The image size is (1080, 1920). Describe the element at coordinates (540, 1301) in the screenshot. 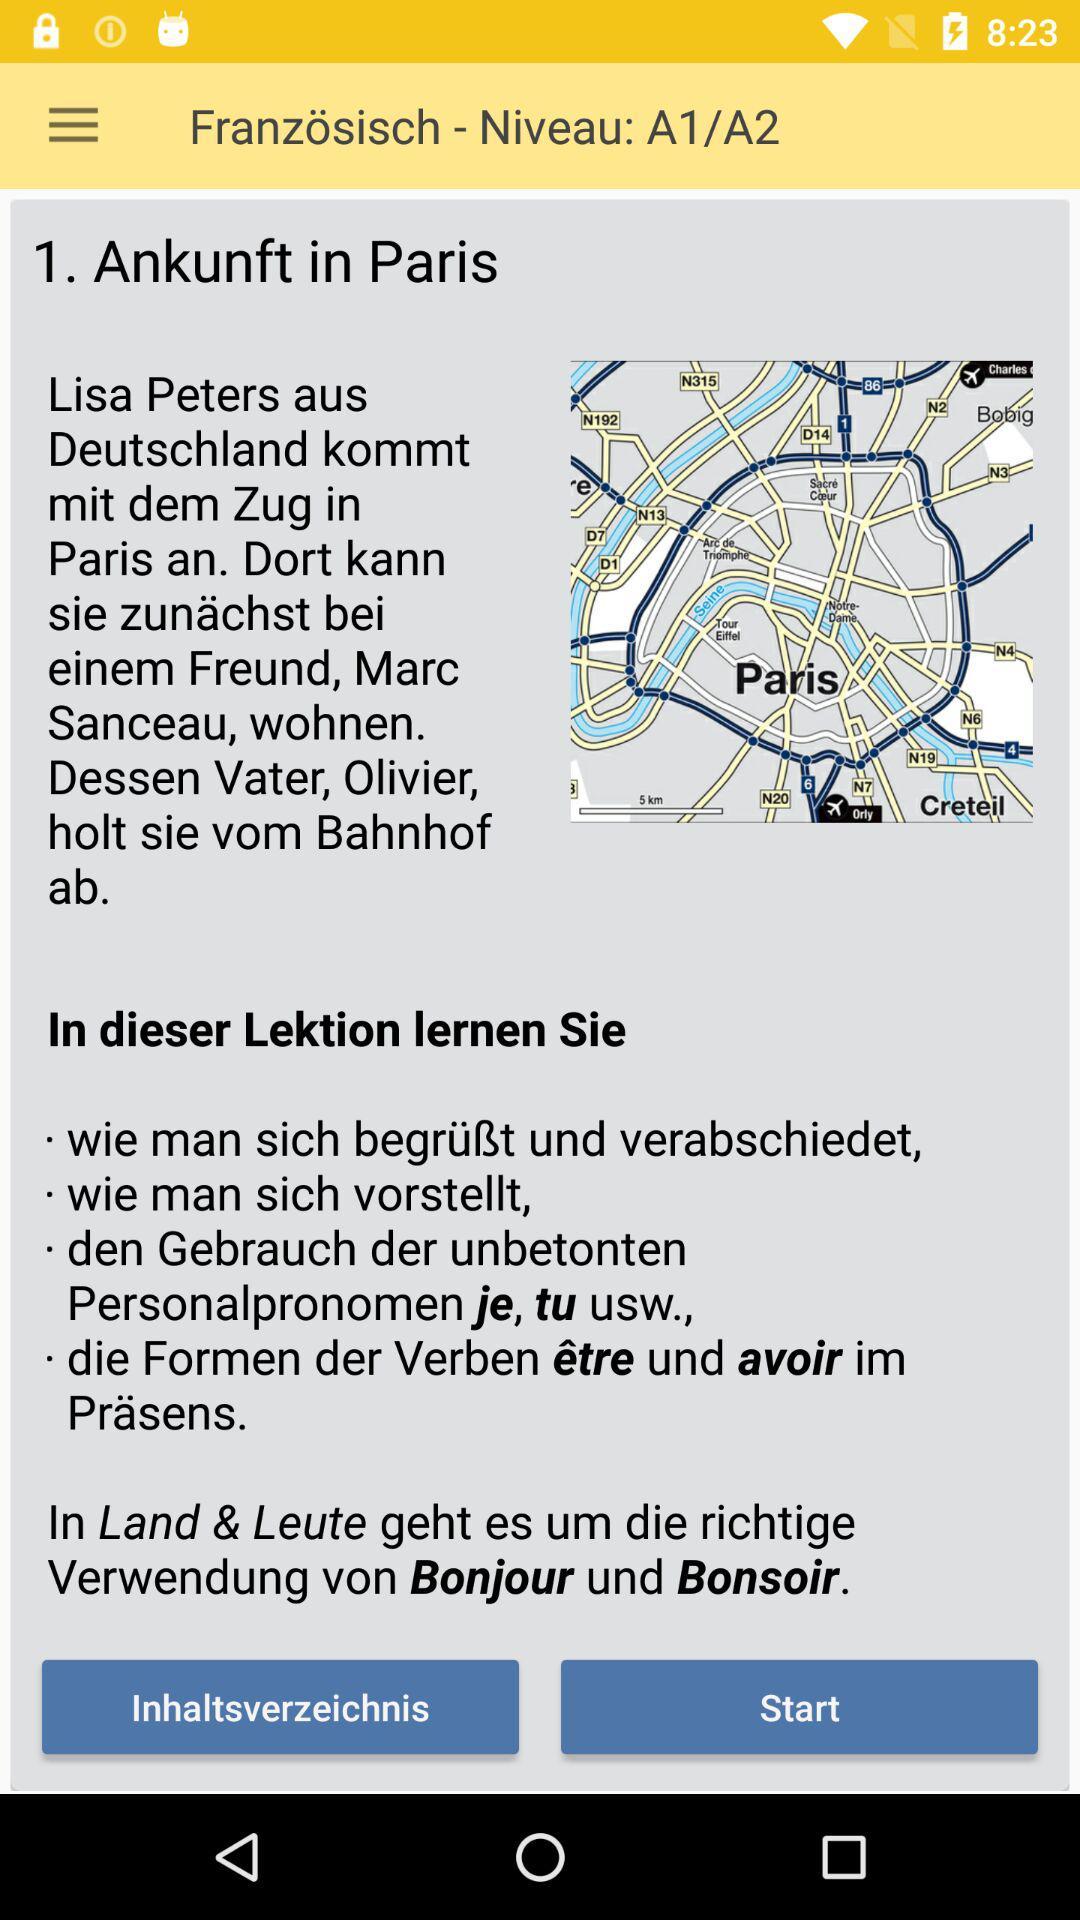

I see `item above the inhaltsverzeichnis icon` at that location.